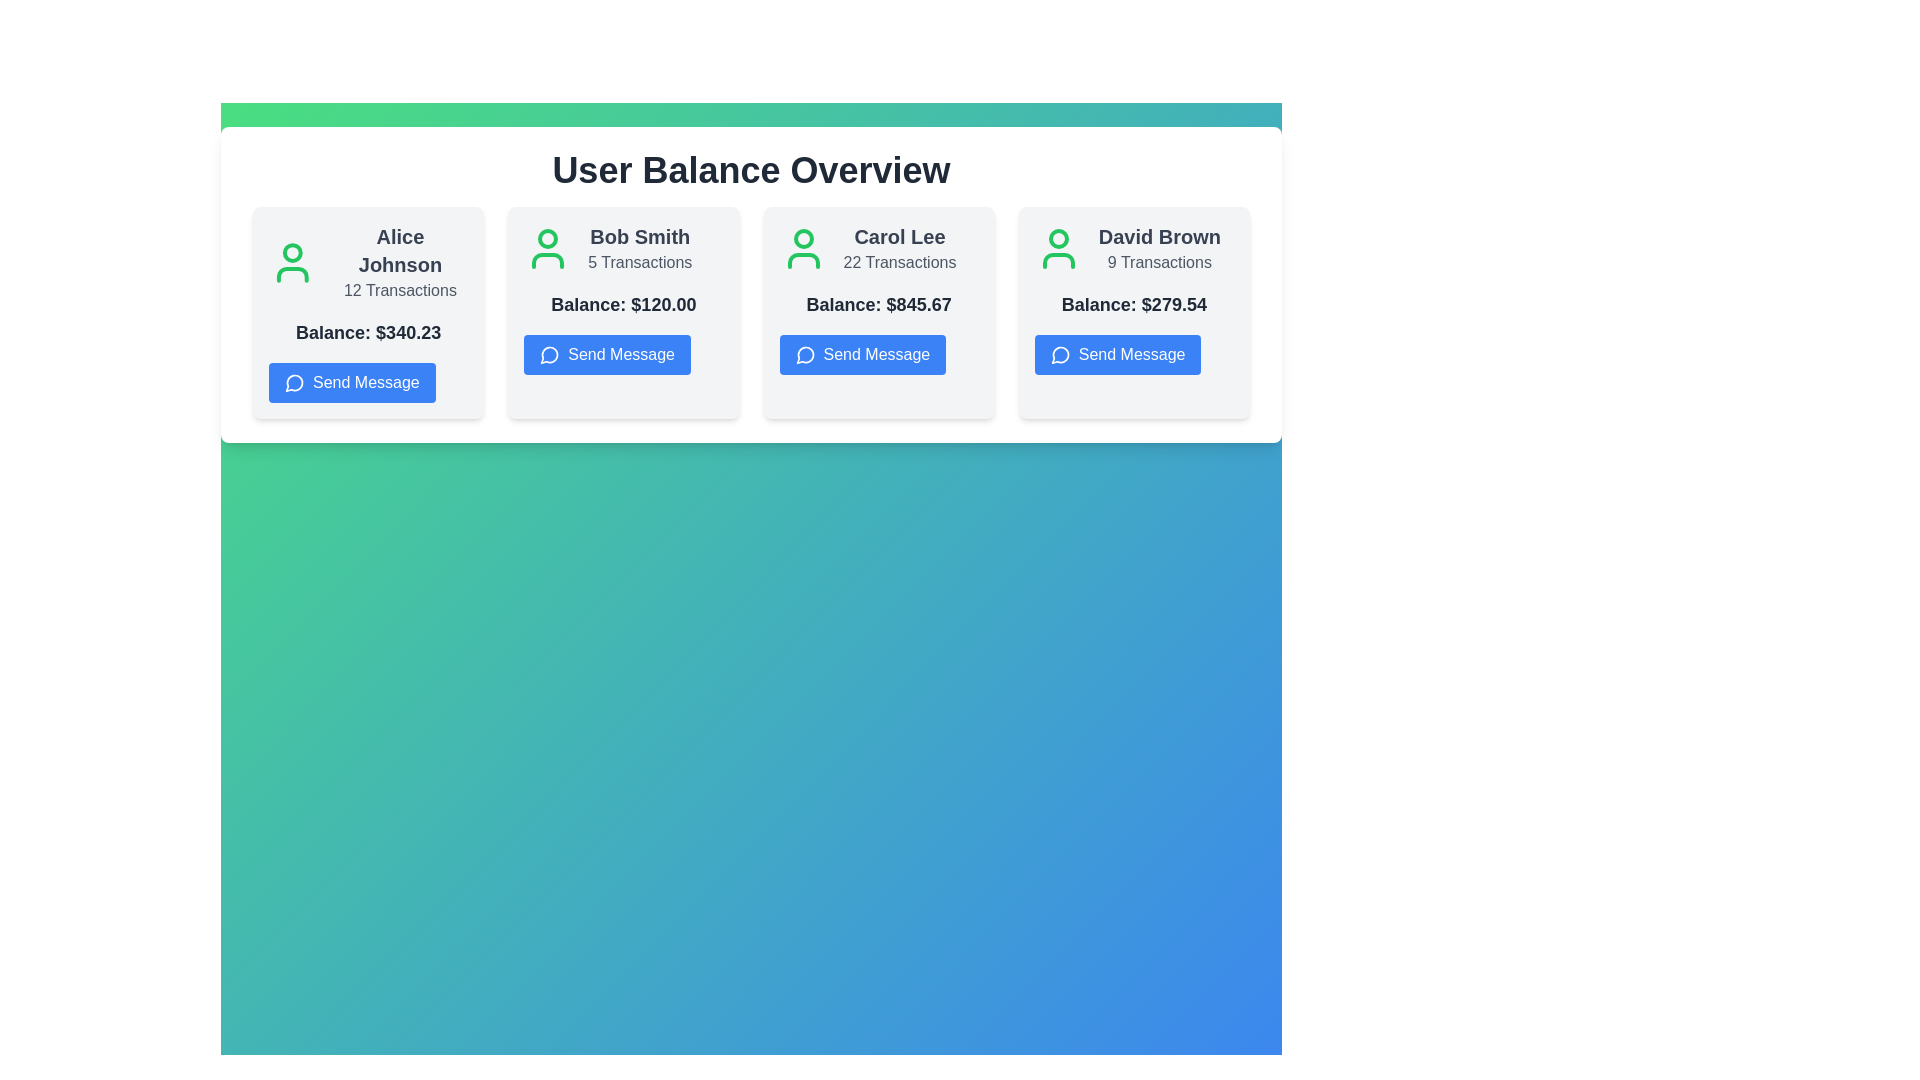  Describe the element at coordinates (549, 354) in the screenshot. I see `the messaging icon within the blue 'Send Message' button located in the card of 'Bob Smith', which is slightly left positioned beneath the balance information` at that location.